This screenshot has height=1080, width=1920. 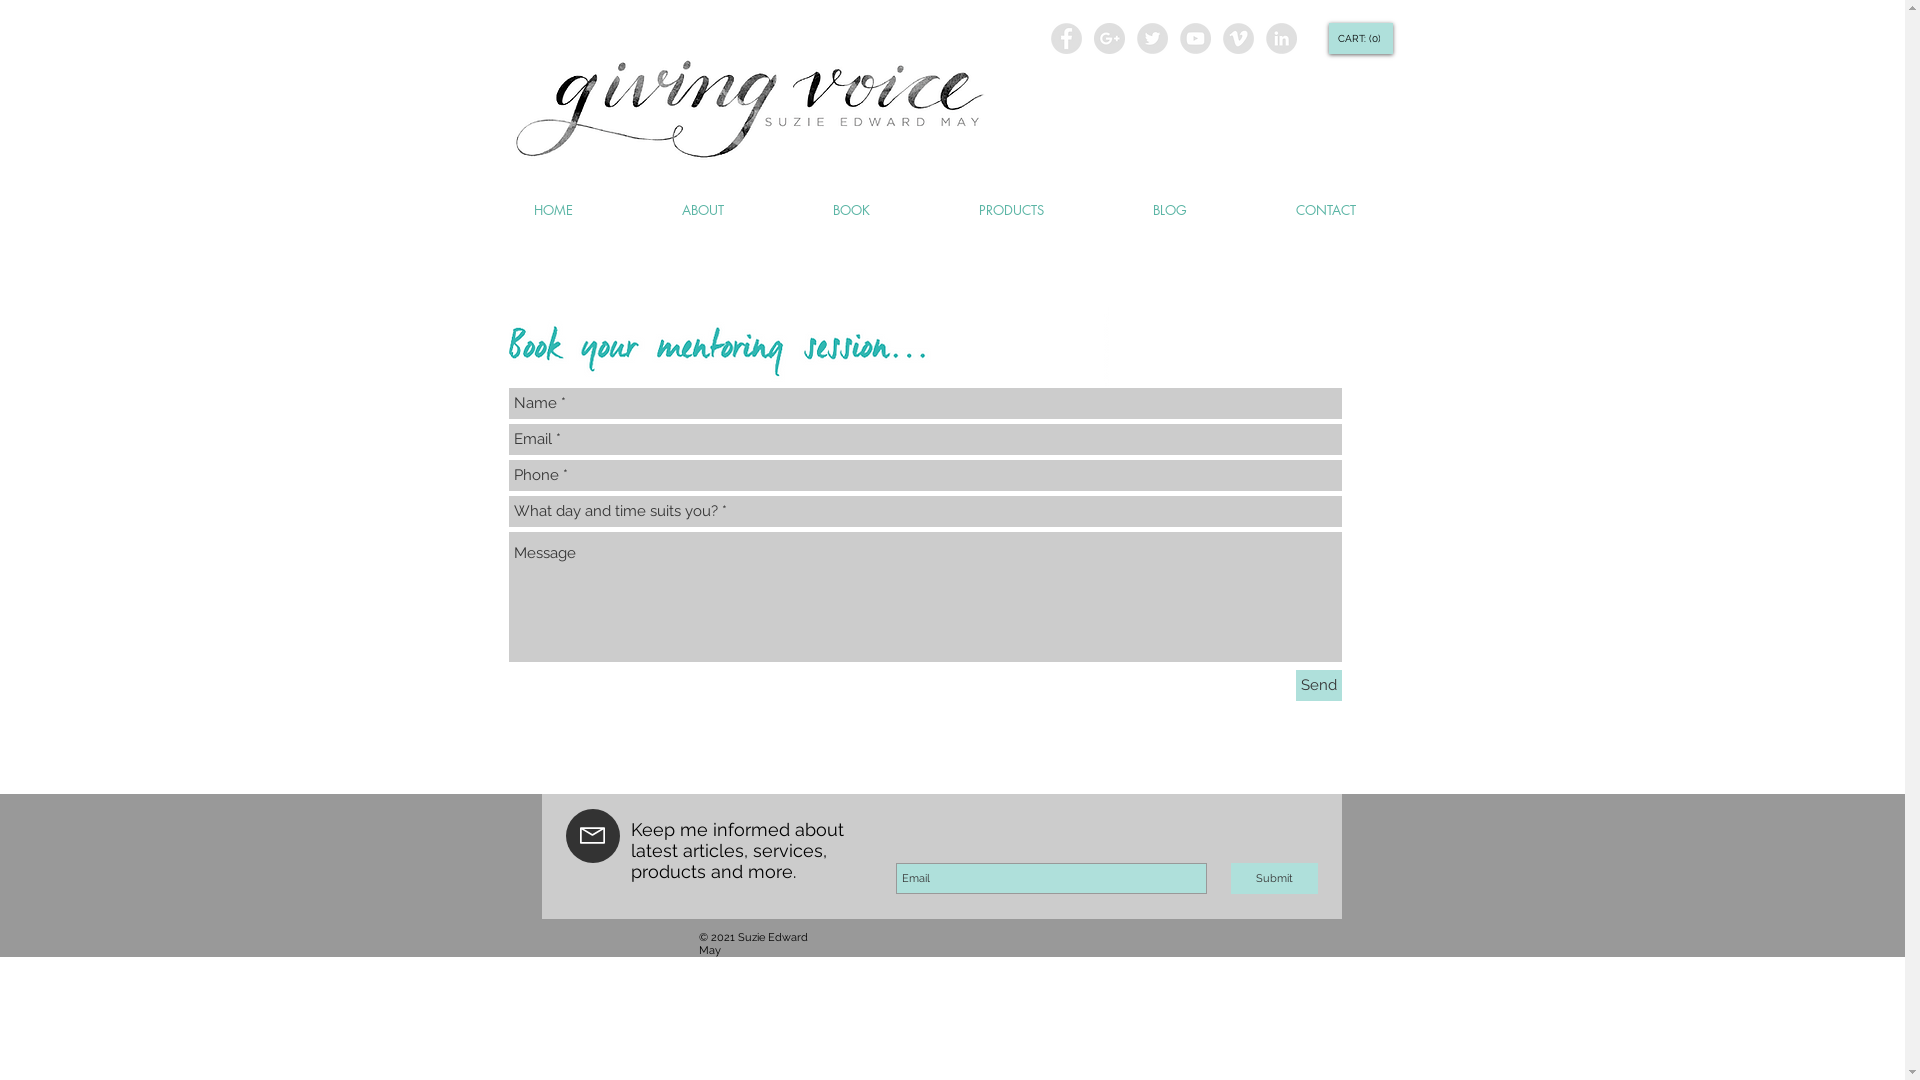 What do you see at coordinates (1319, 684) in the screenshot?
I see `'Send'` at bounding box center [1319, 684].